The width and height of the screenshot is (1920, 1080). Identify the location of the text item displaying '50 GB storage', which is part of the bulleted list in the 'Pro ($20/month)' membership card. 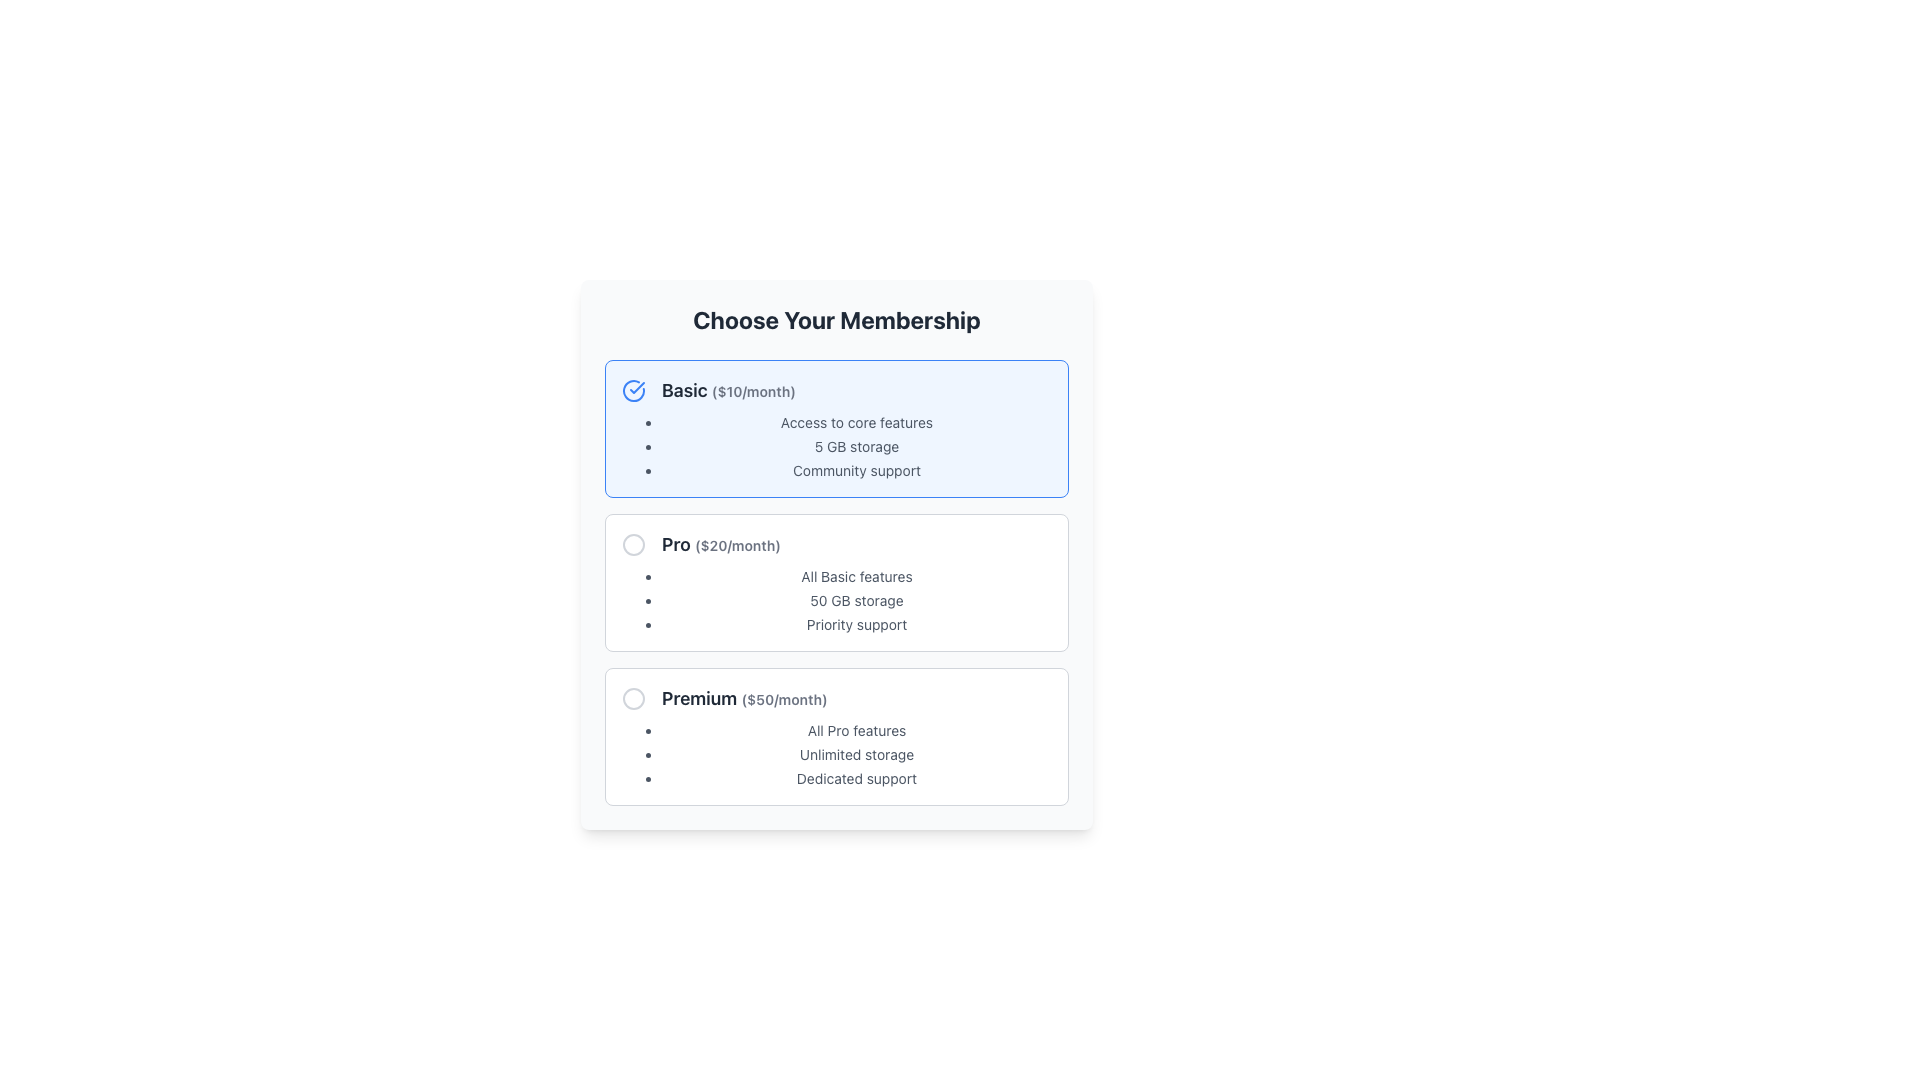
(857, 600).